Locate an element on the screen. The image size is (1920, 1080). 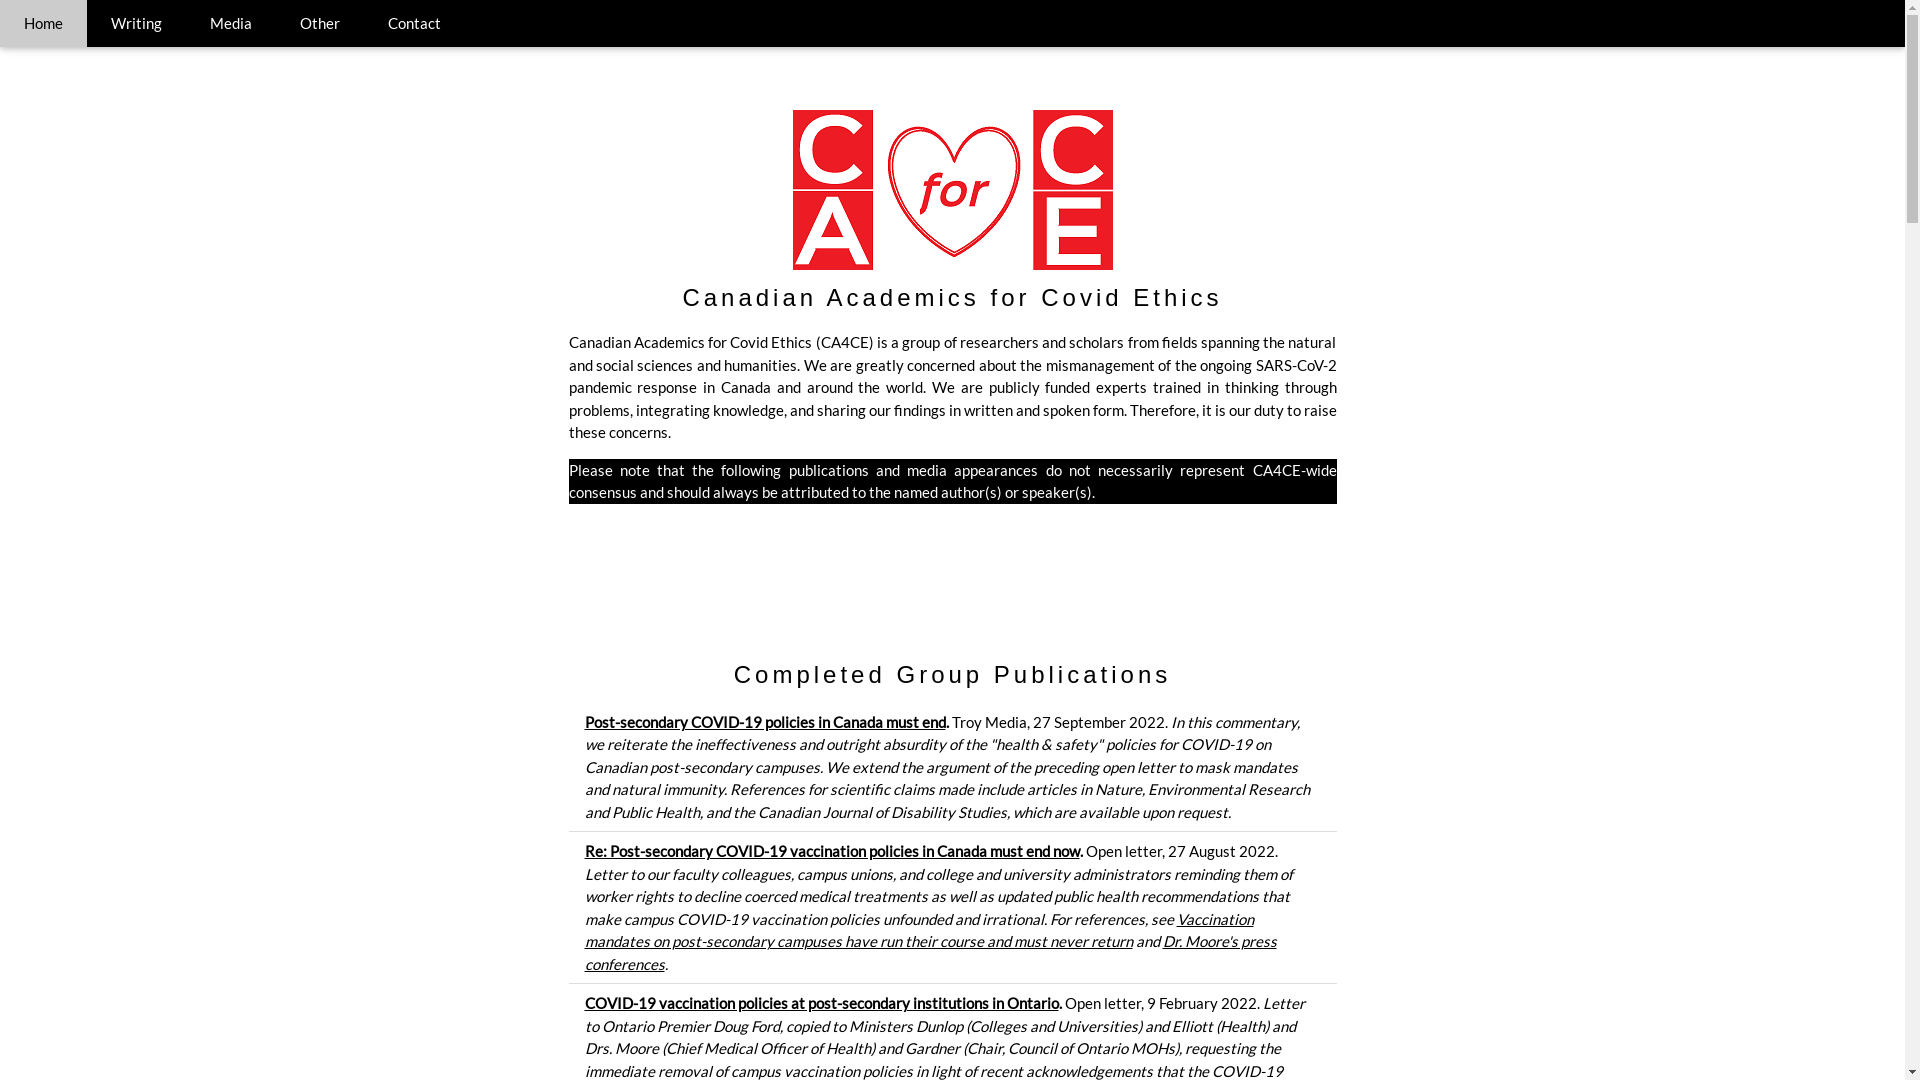
'Media' is located at coordinates (230, 23).